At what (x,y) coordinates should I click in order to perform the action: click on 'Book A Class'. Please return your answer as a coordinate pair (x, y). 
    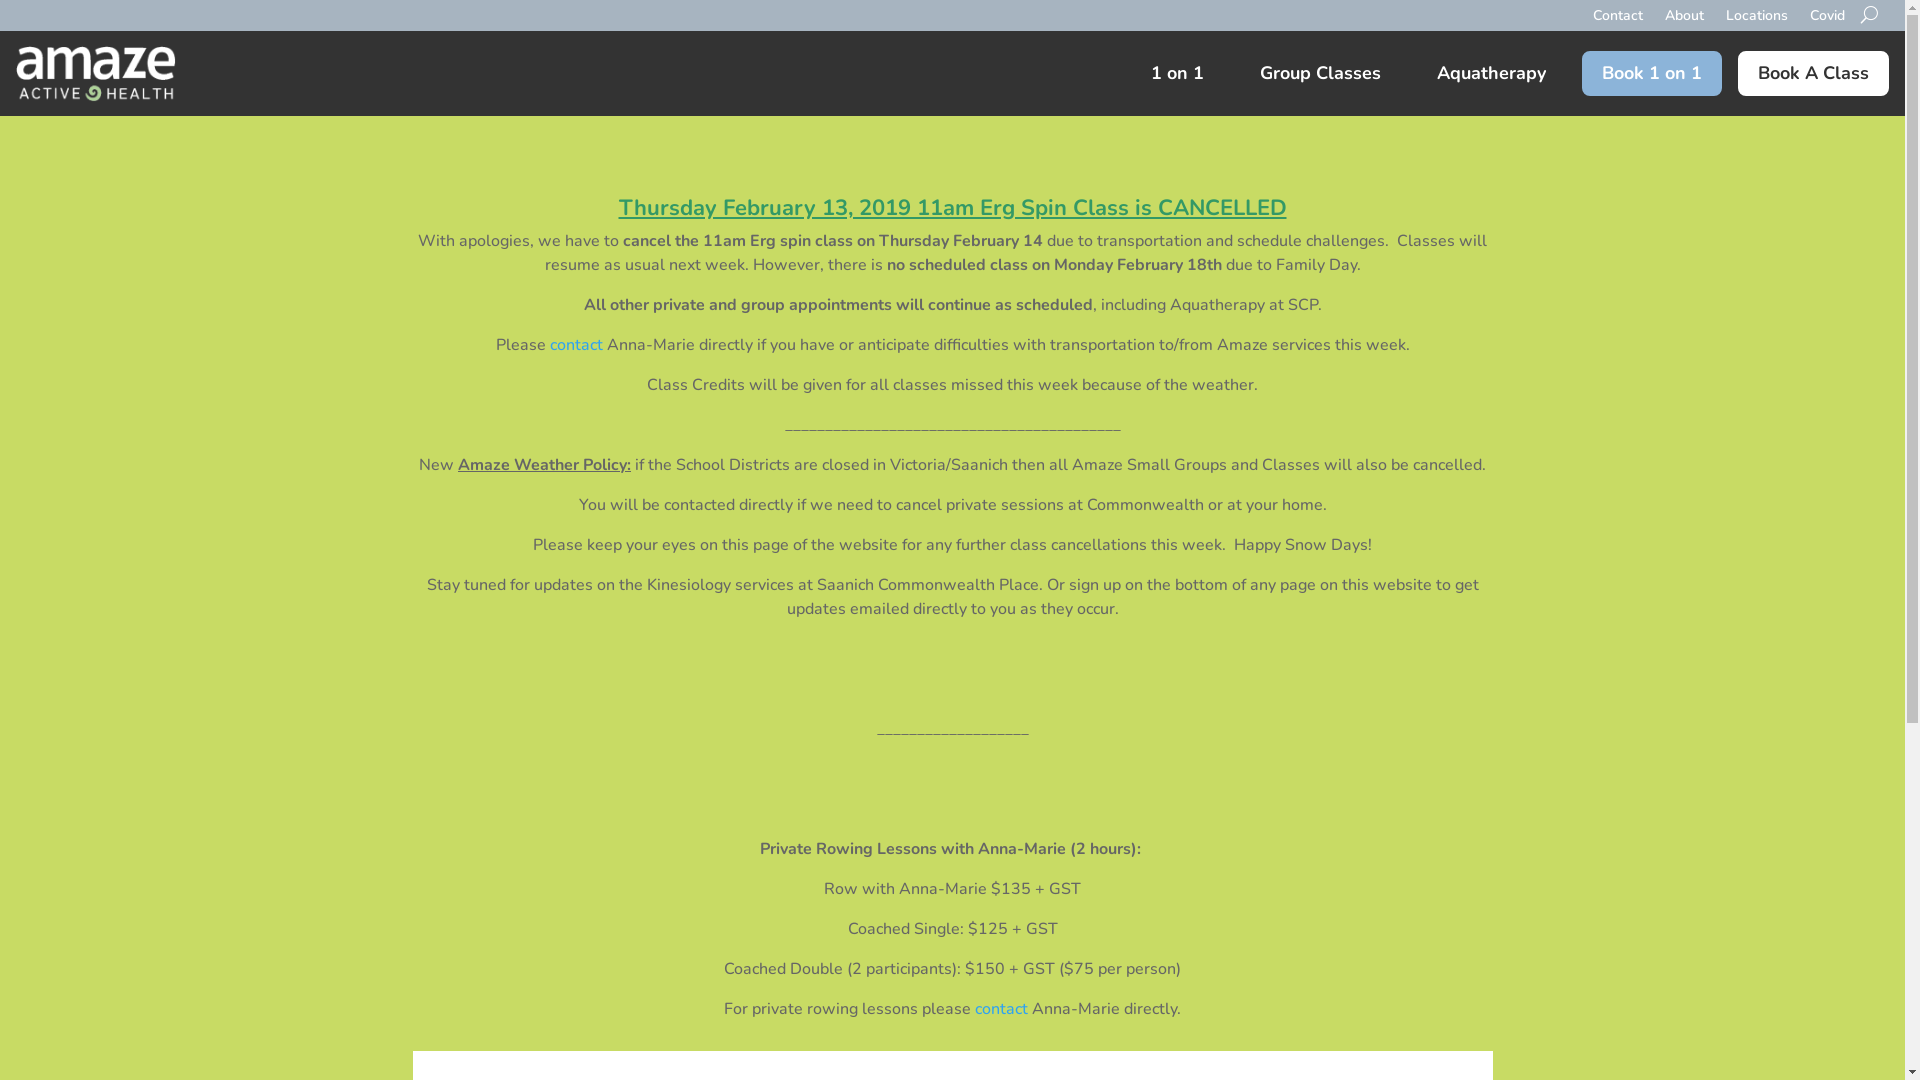
    Looking at the image, I should click on (1813, 72).